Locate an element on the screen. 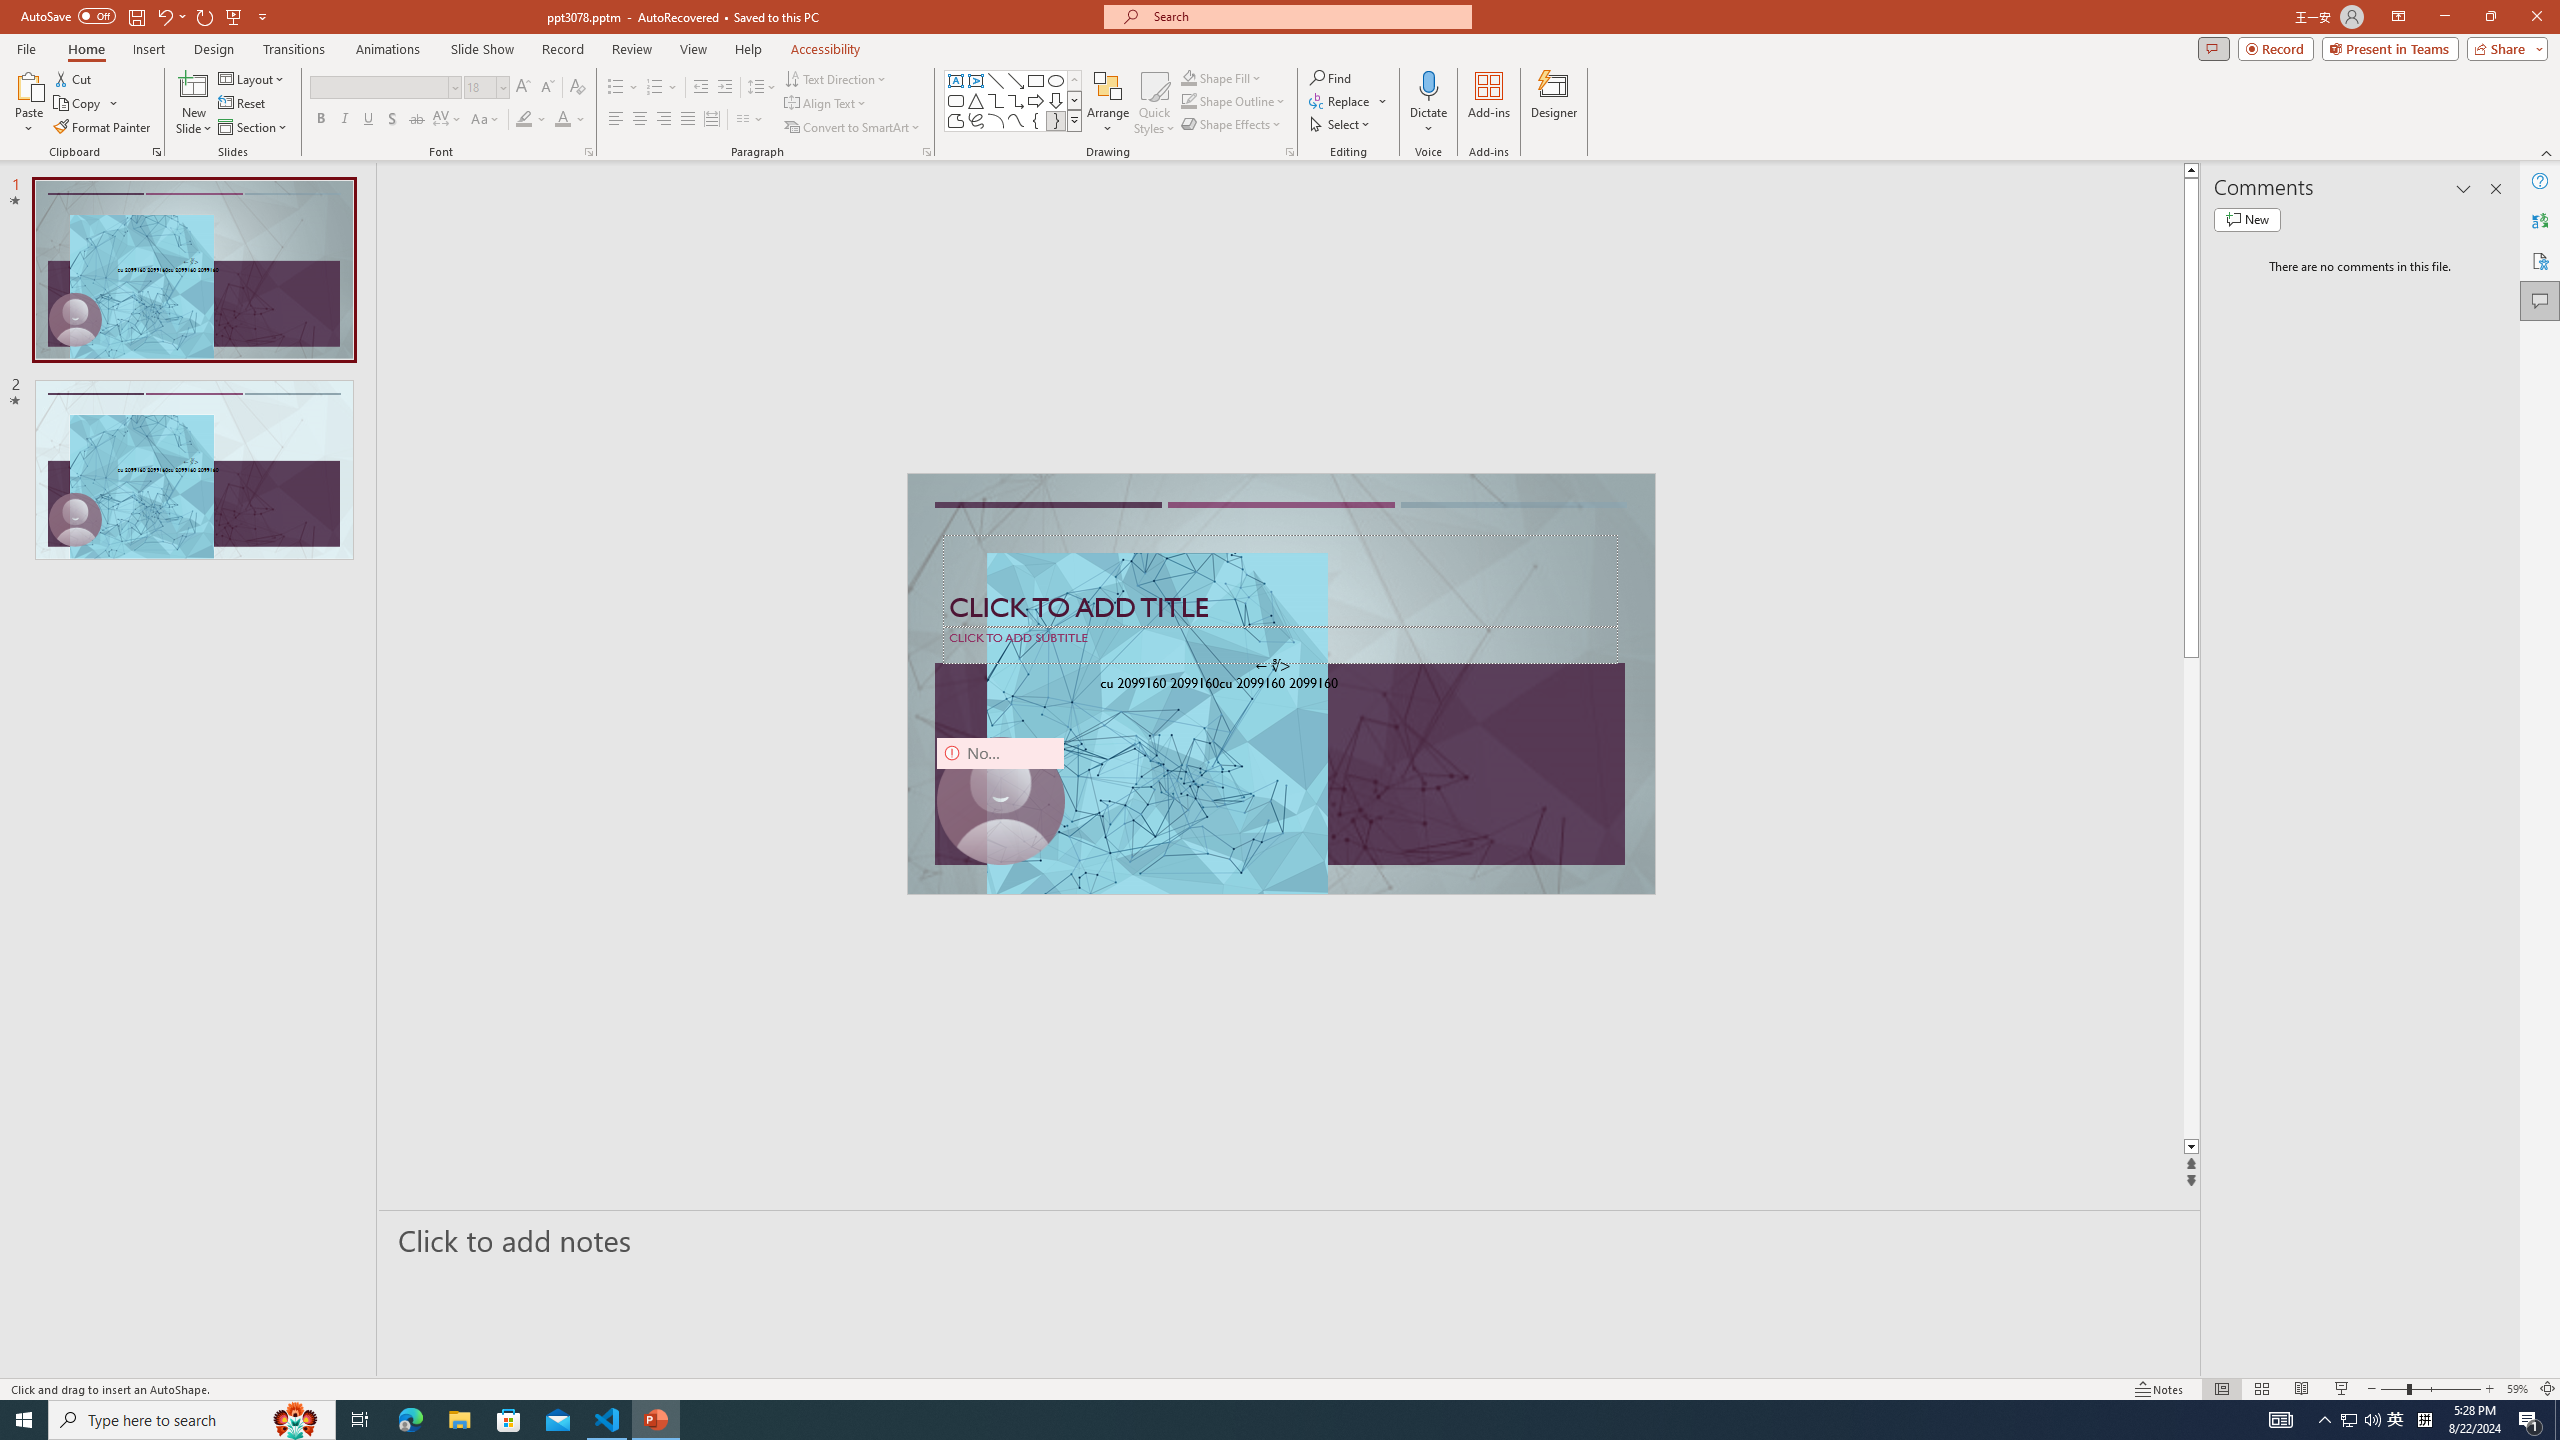 This screenshot has height=1440, width=2560. 'Shape Fill Dark Green, Accent 2' is located at coordinates (1189, 77).